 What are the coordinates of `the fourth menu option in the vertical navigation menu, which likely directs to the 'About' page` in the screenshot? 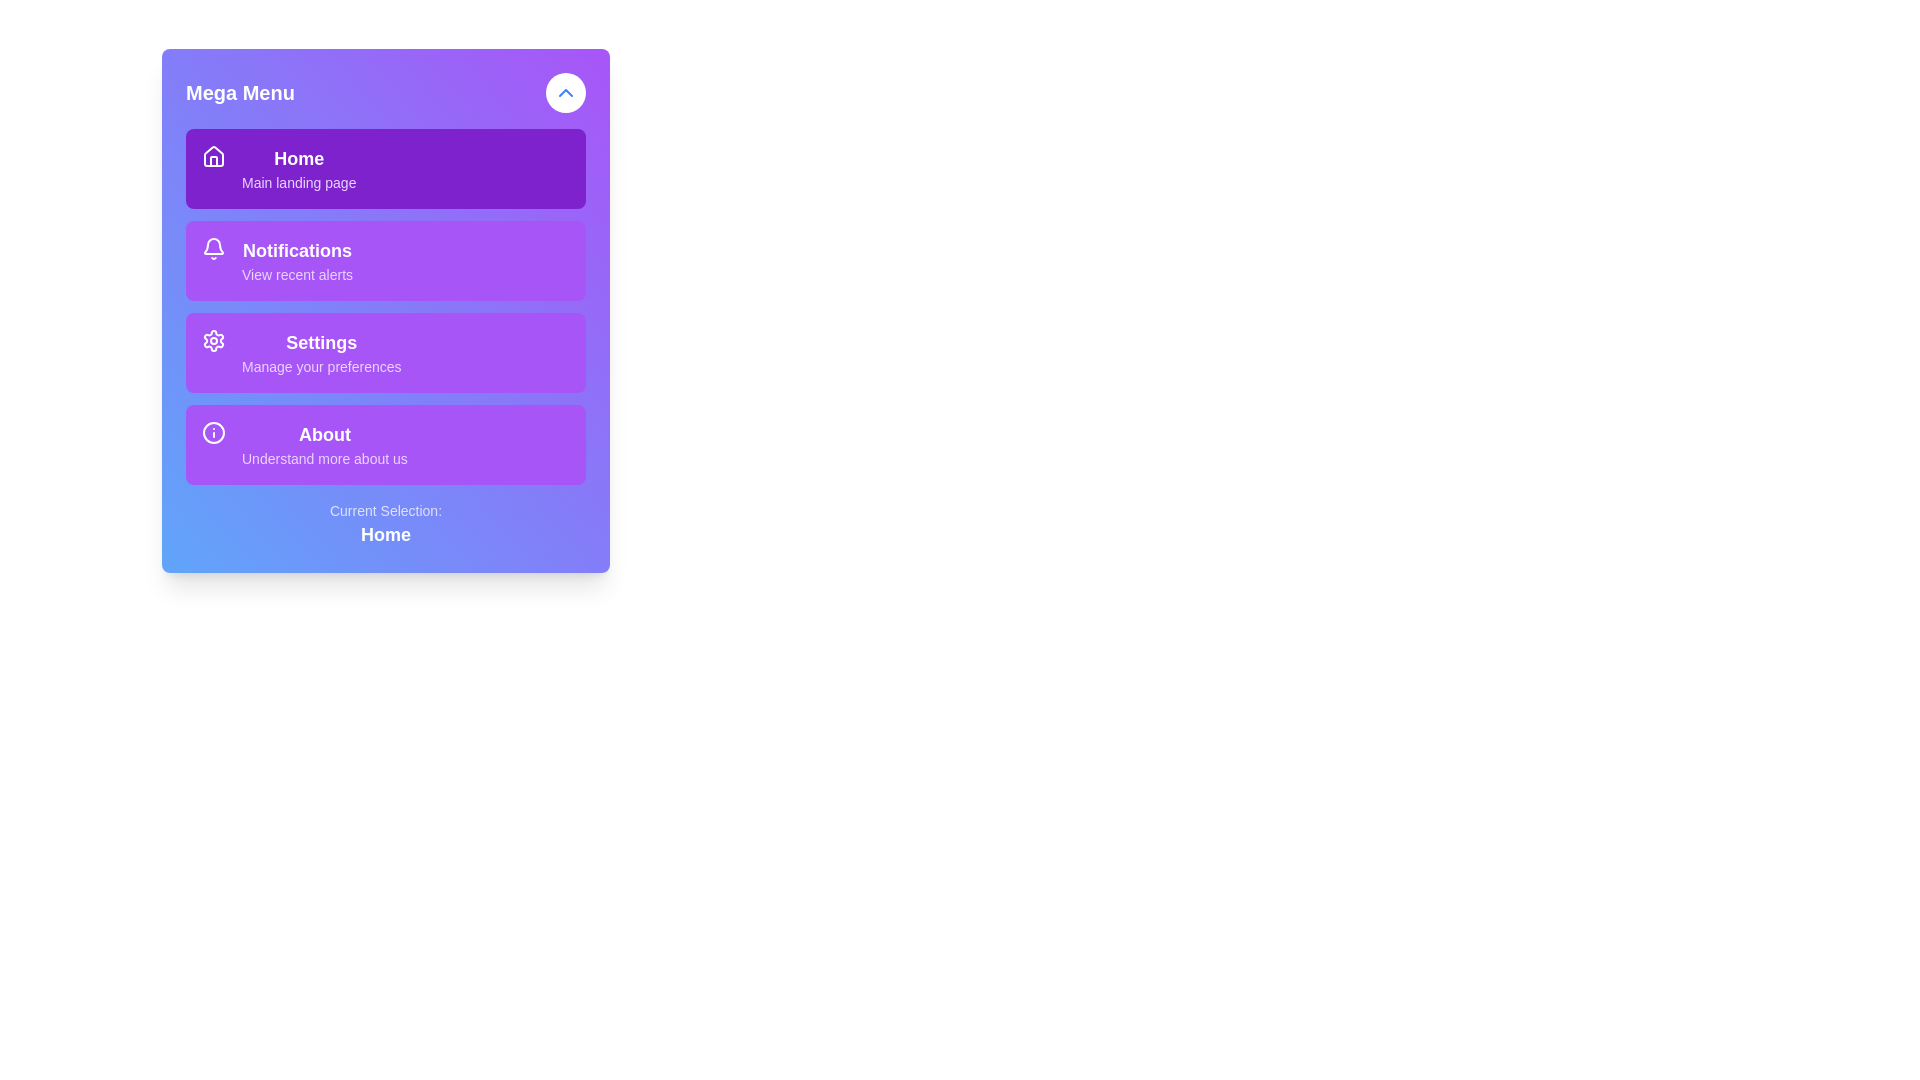 It's located at (324, 443).